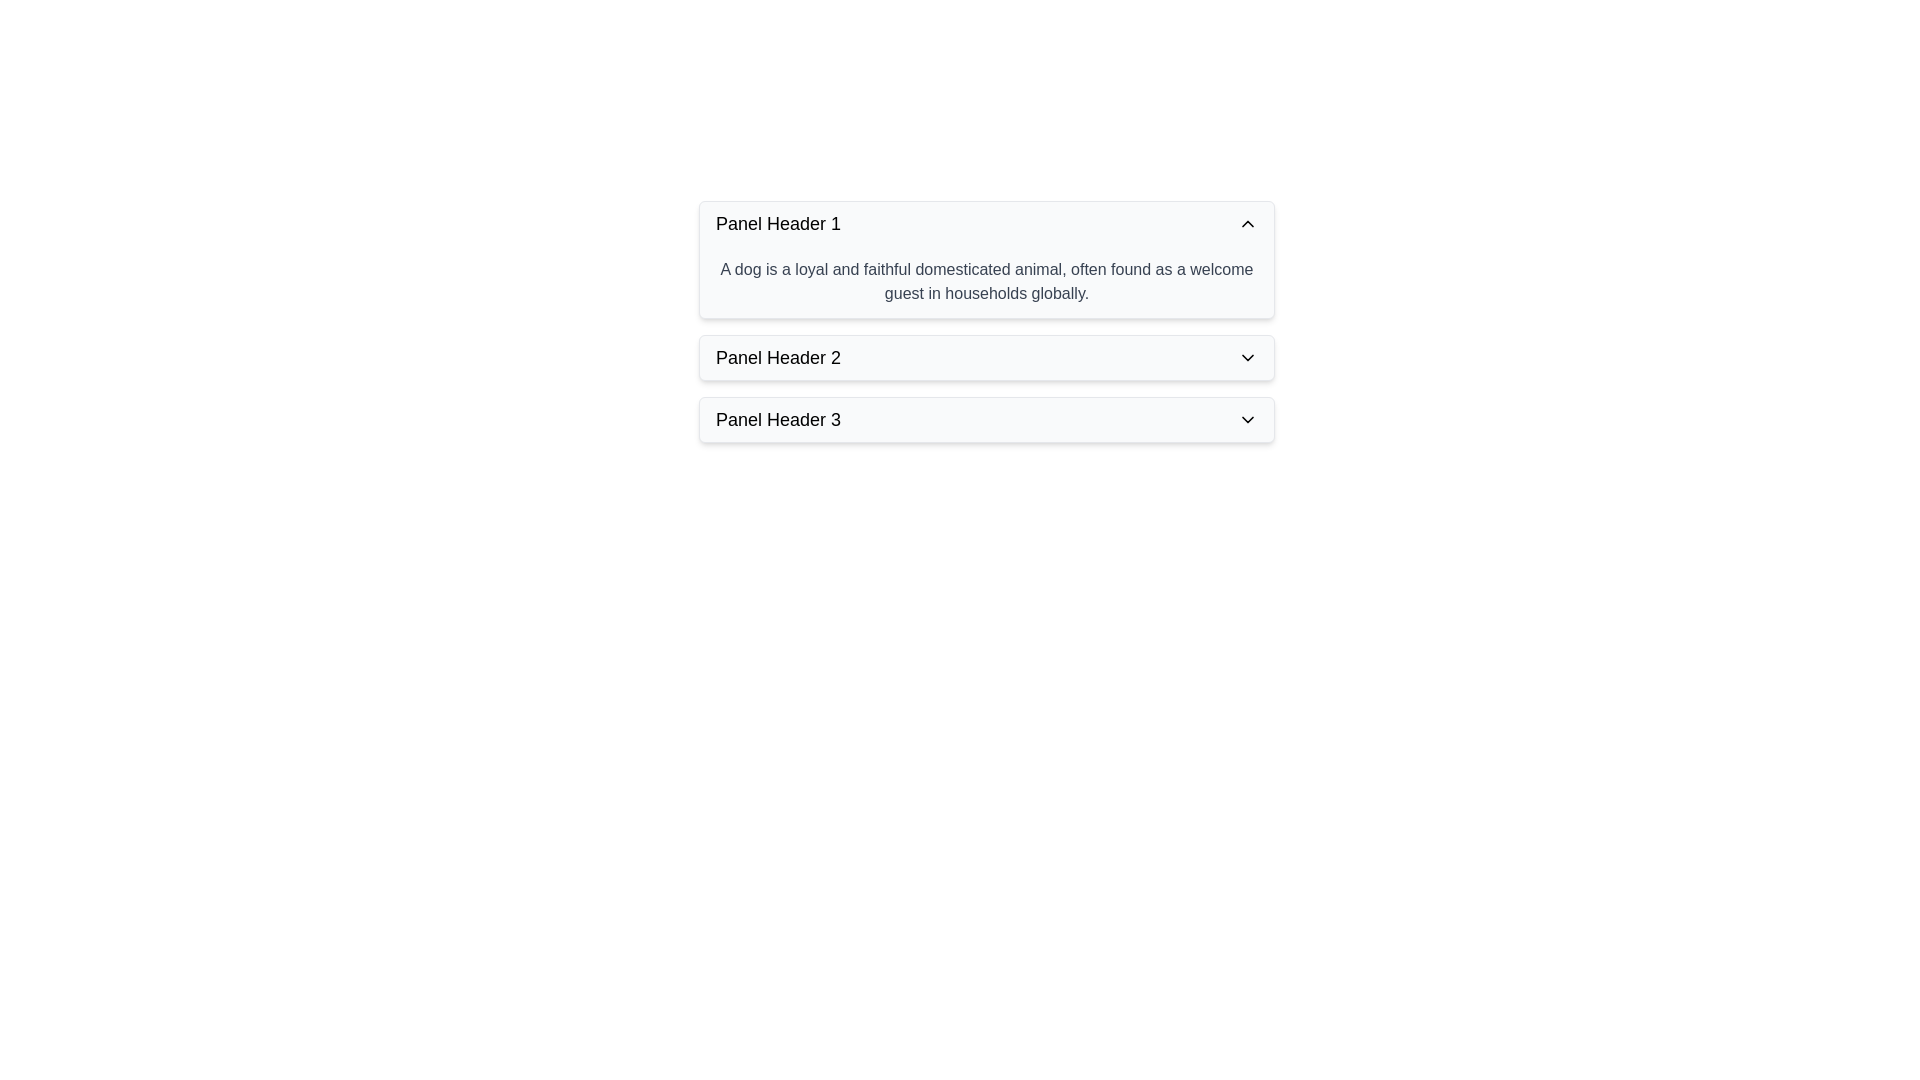  I want to click on text of the element displaying 'Panel Header 3' in bold font, which is part of a UI panel header aligned to the left, so click(777, 419).